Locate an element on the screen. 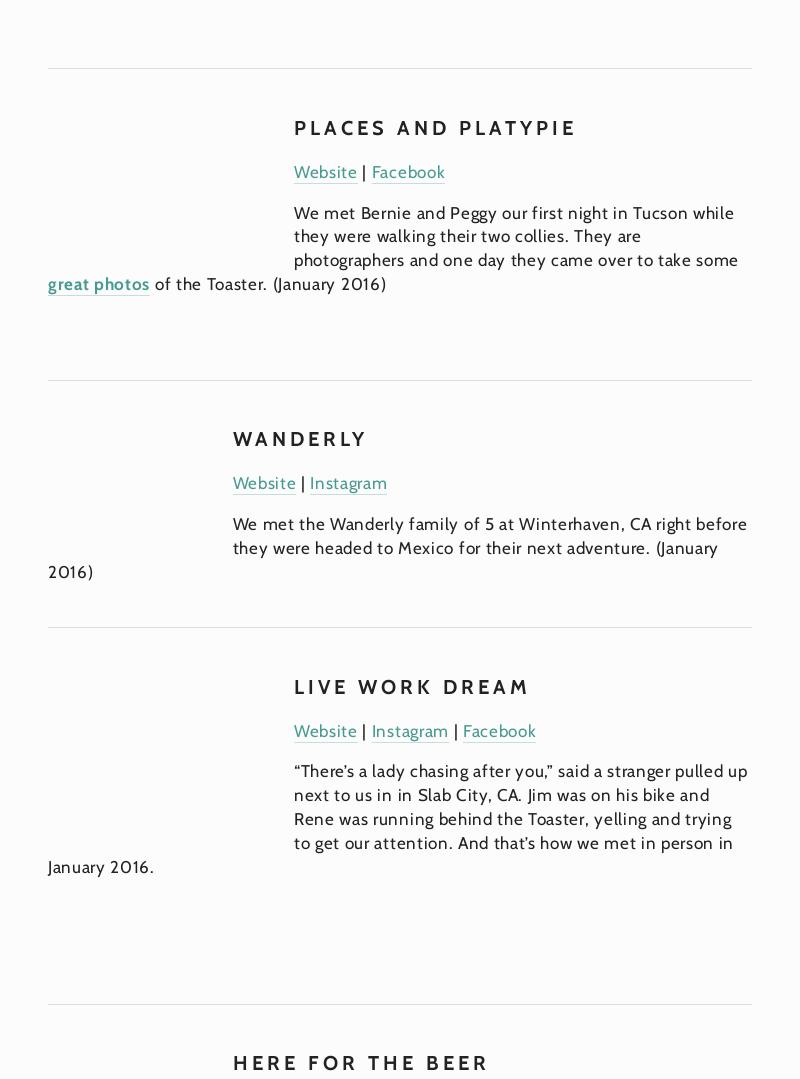 Image resolution: width=800 pixels, height=1079 pixels. 'Here for the Beer' is located at coordinates (231, 1062).